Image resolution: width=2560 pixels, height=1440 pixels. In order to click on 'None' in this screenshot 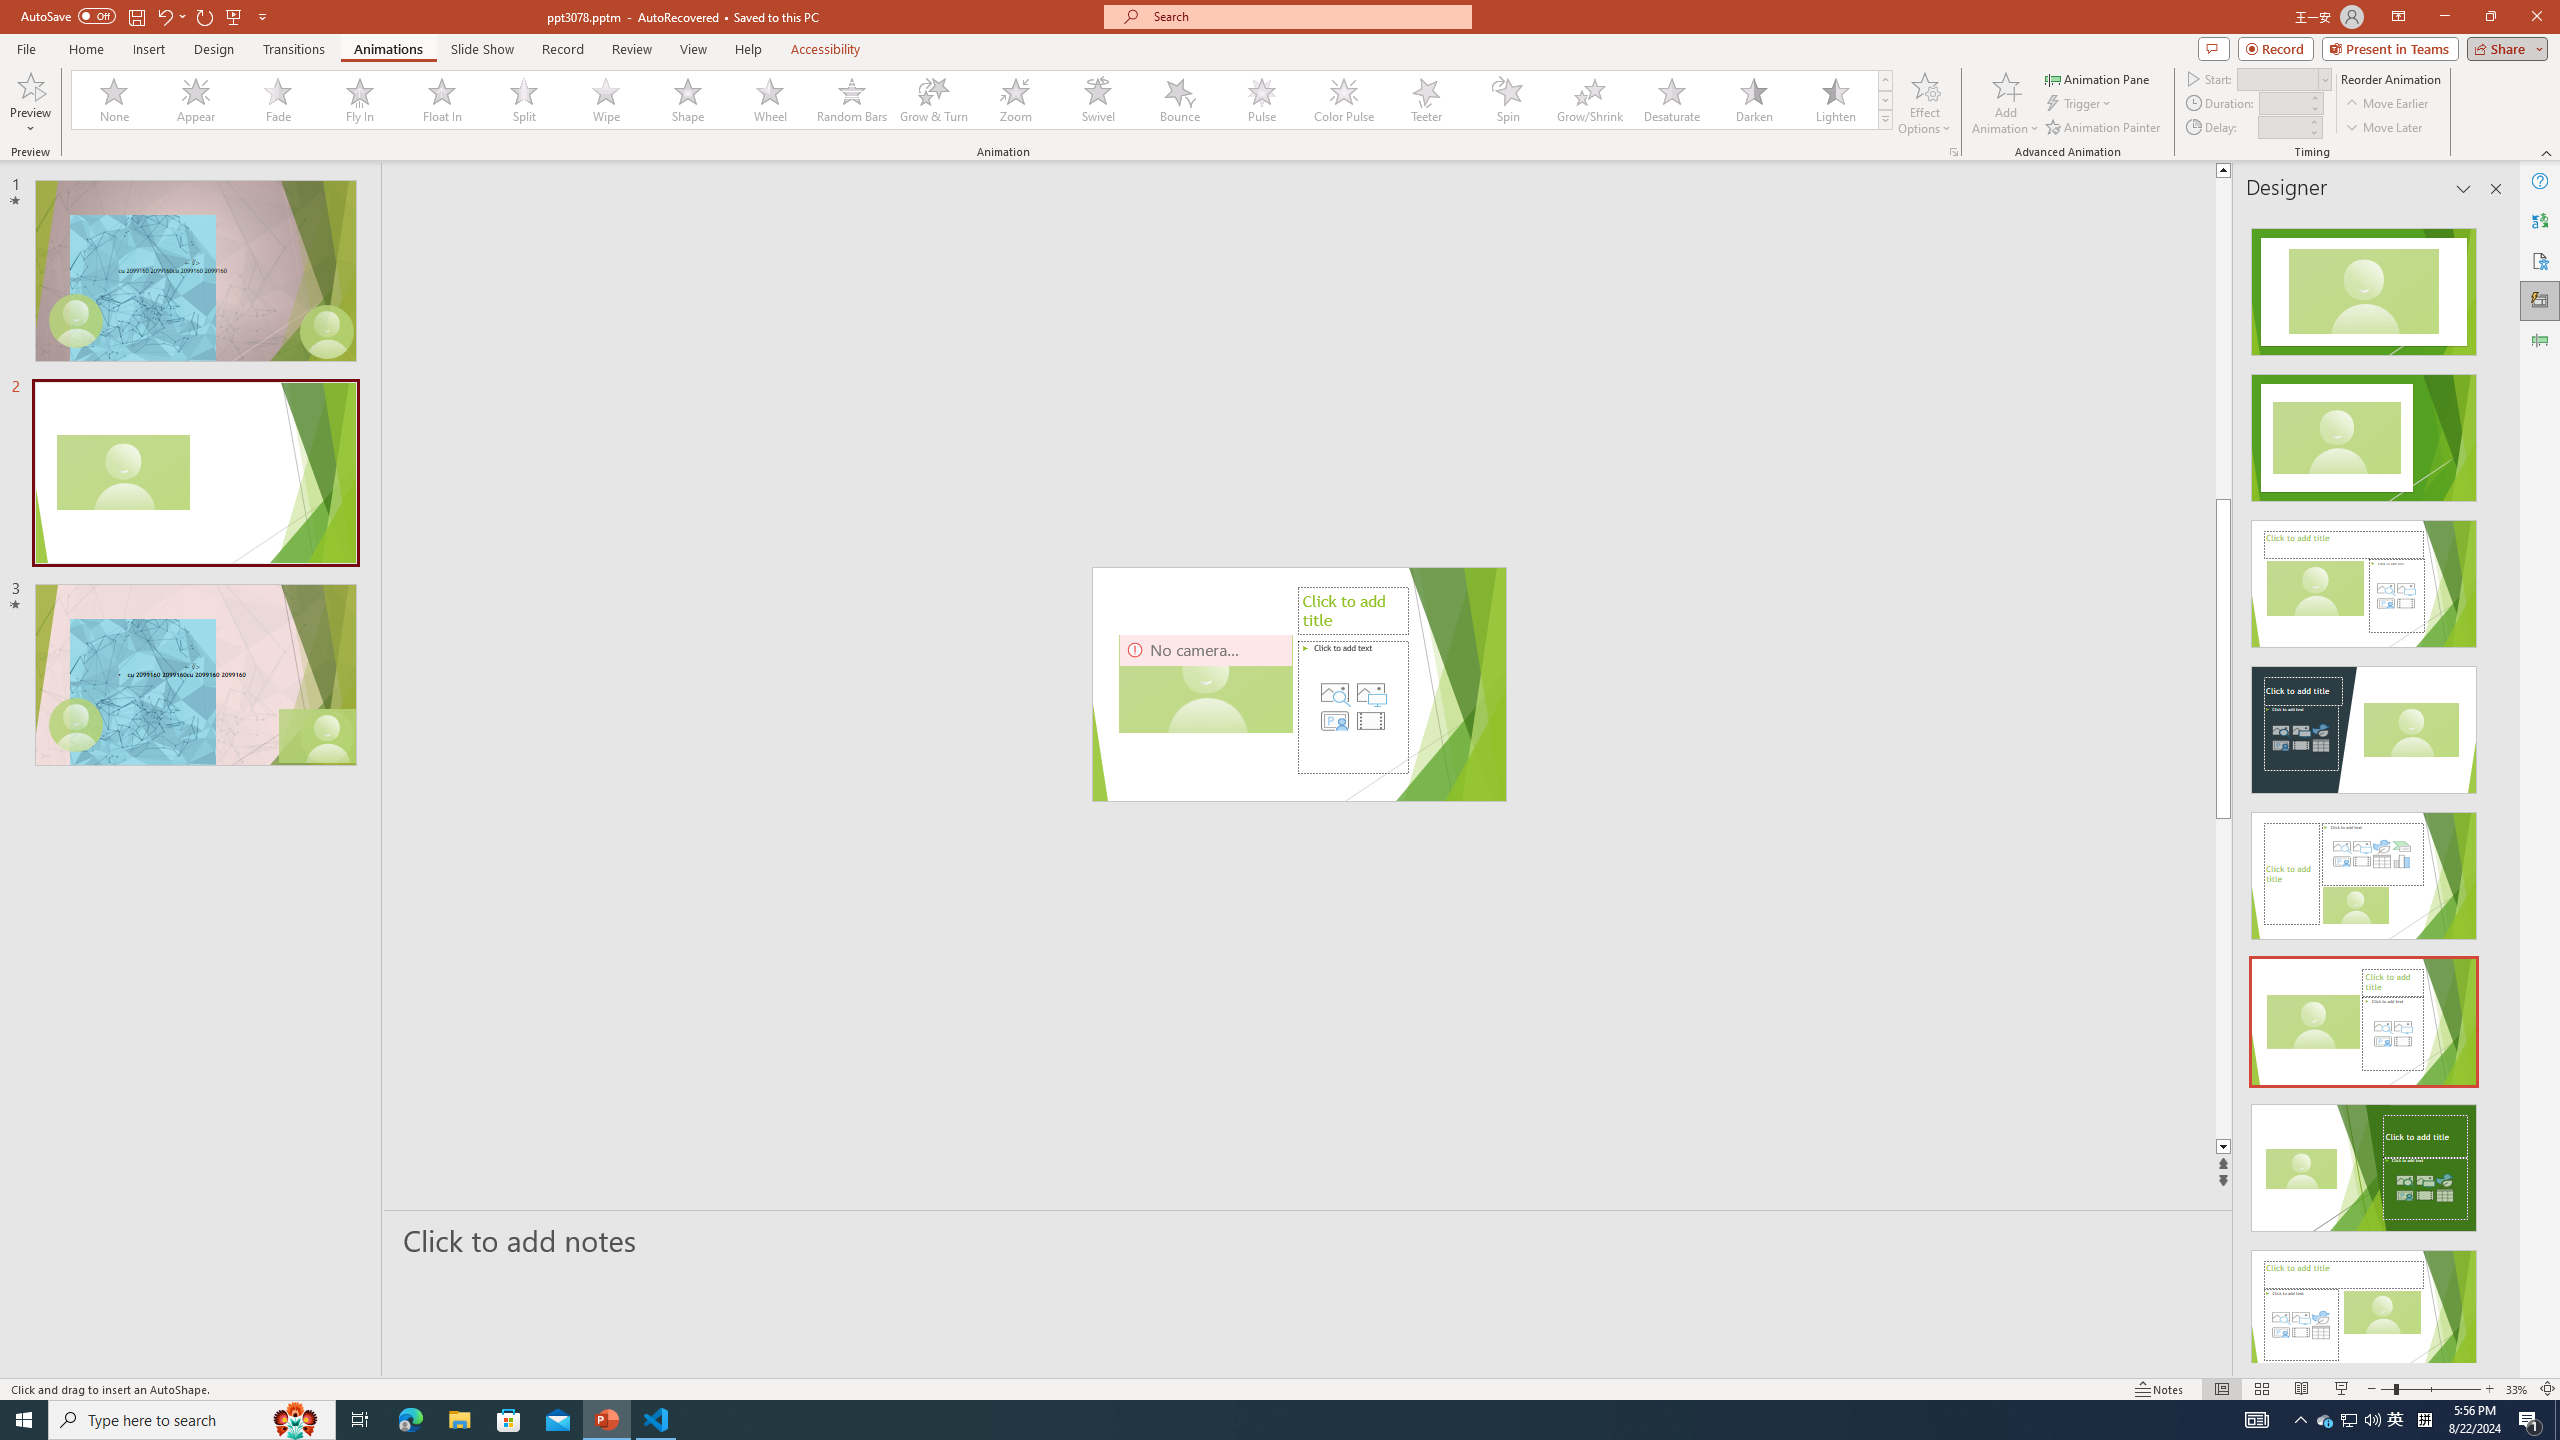, I will do `click(114, 99)`.